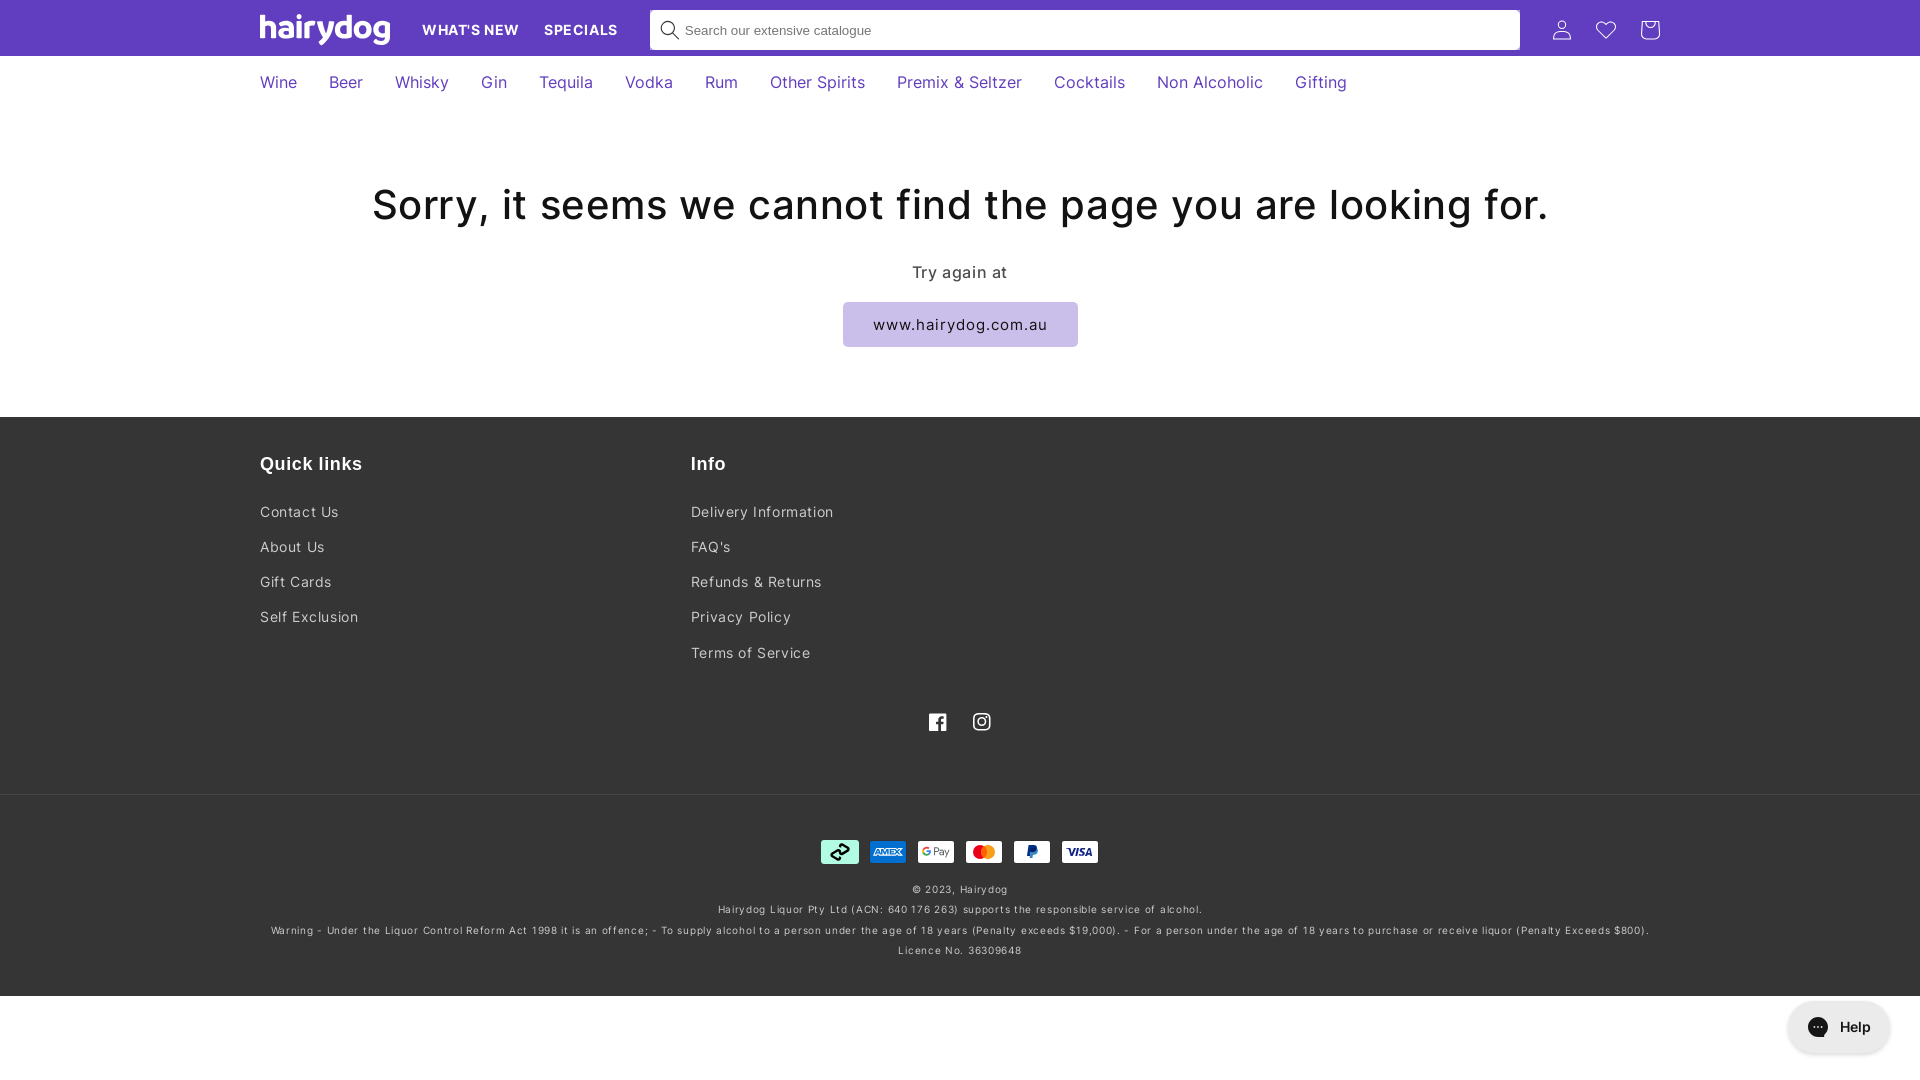  Describe the element at coordinates (691, 615) in the screenshot. I see `'Privacy Policy'` at that location.